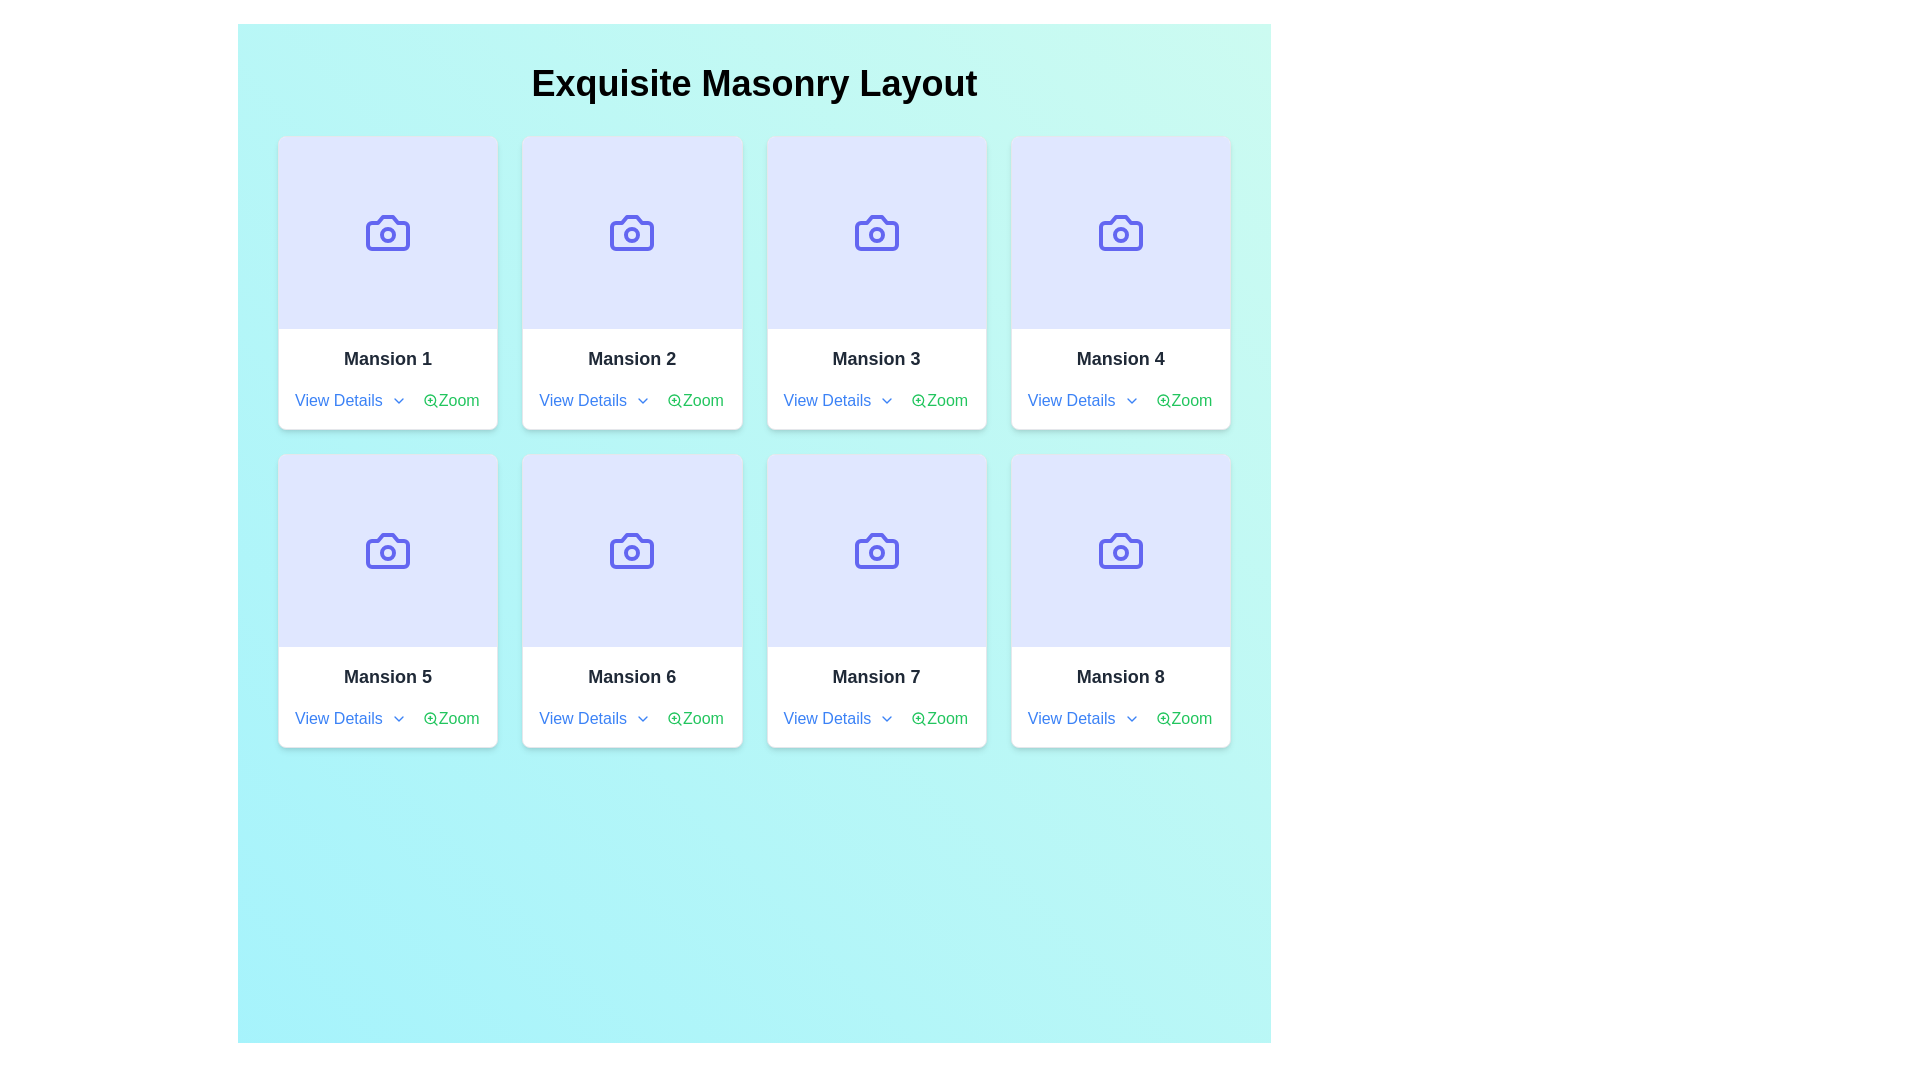 Image resolution: width=1920 pixels, height=1080 pixels. What do you see at coordinates (1120, 551) in the screenshot?
I see `the camera icon located at the top of the card labeled 'Mansion 8', positioned in the last column of the second row in the grid layout` at bounding box center [1120, 551].